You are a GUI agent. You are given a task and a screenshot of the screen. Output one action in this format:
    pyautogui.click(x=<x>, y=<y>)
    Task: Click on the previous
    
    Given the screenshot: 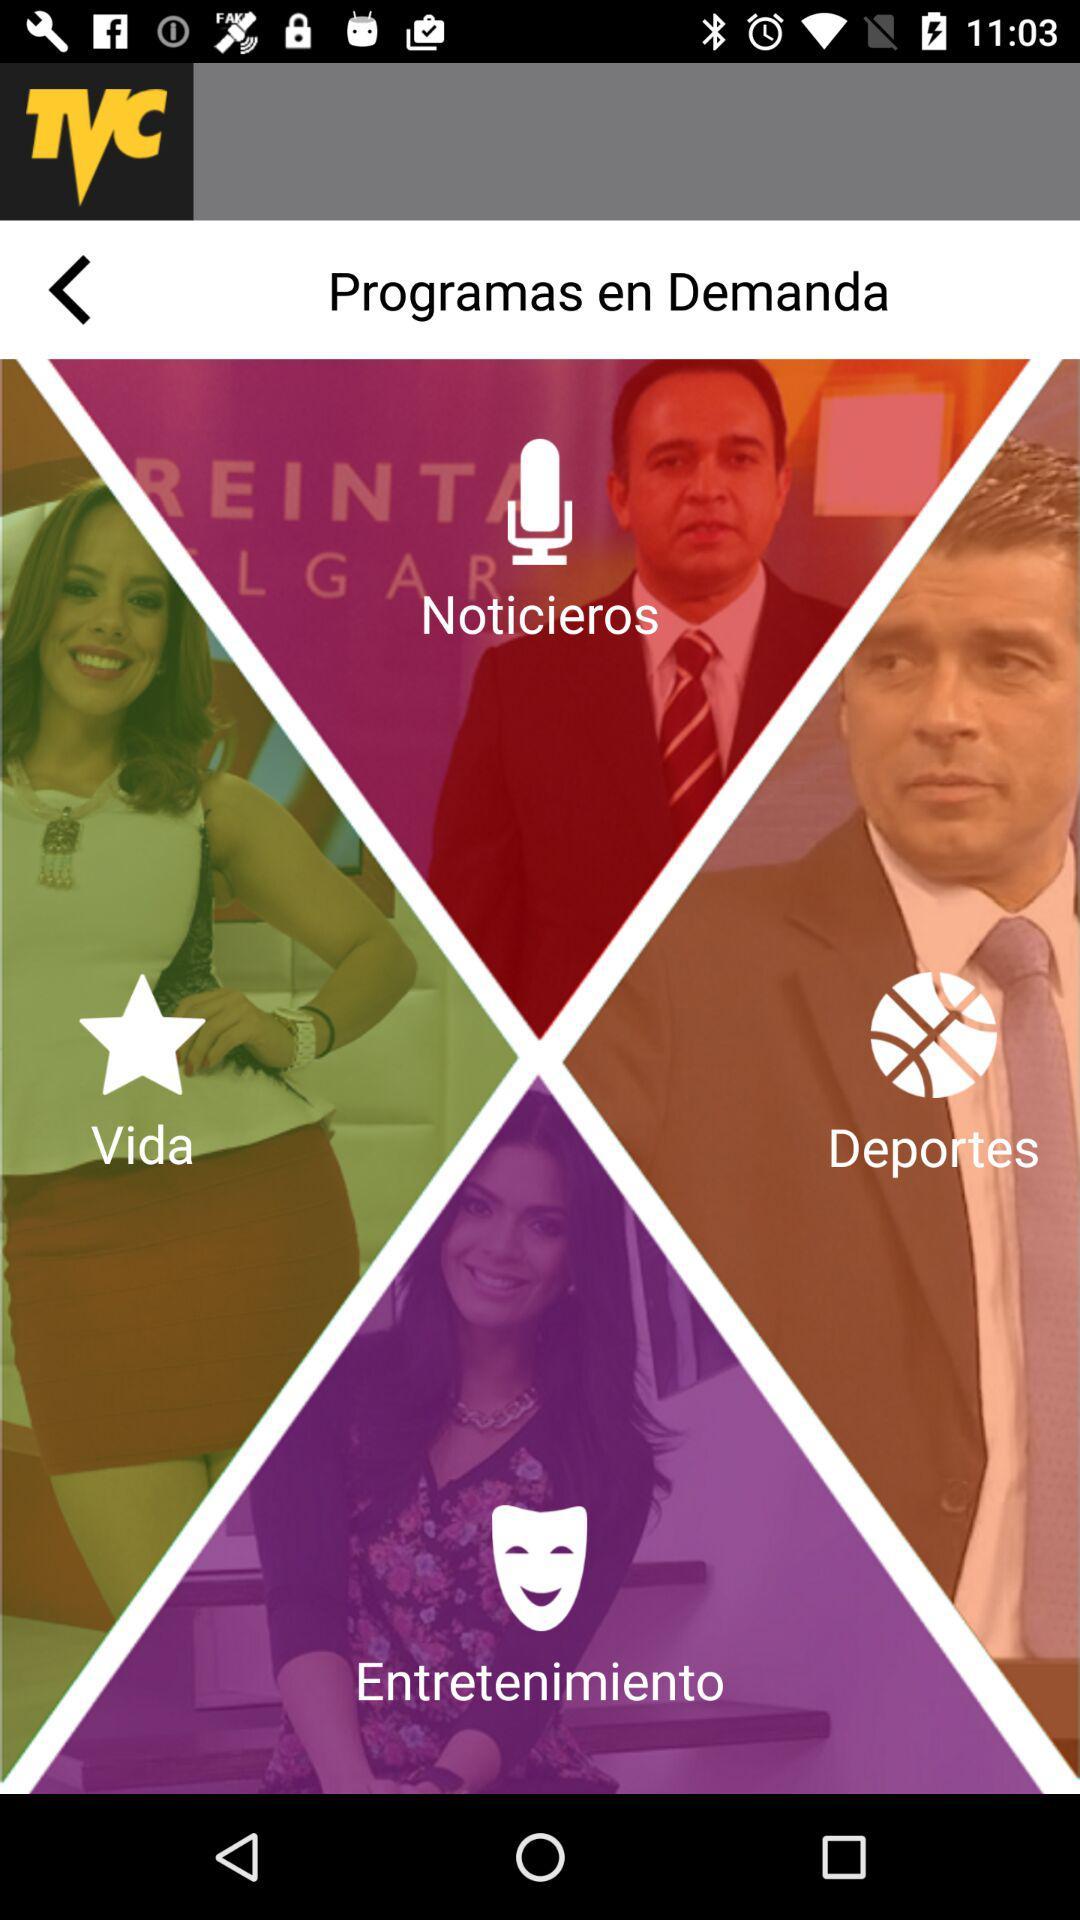 What is the action you would take?
    pyautogui.click(x=68, y=288)
    